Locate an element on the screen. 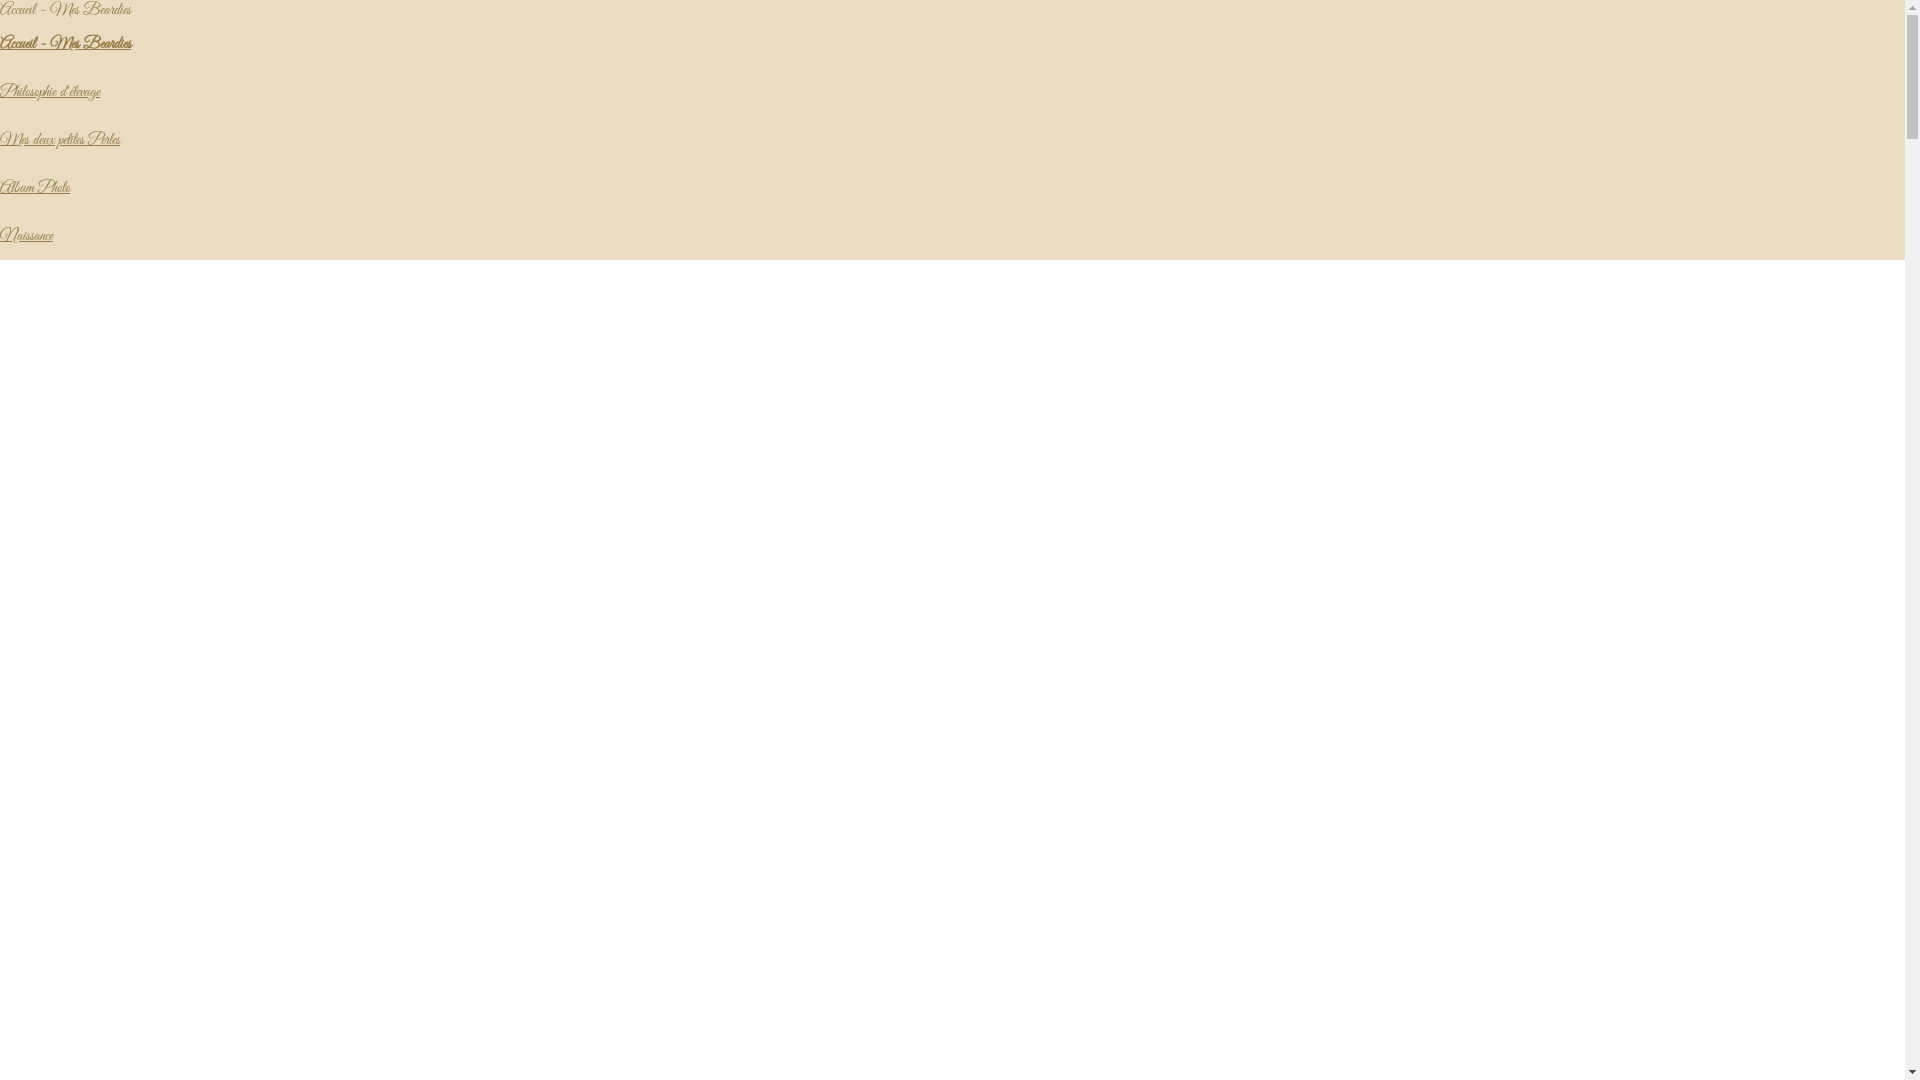  'Mes deux petites Perles' is located at coordinates (0, 138).